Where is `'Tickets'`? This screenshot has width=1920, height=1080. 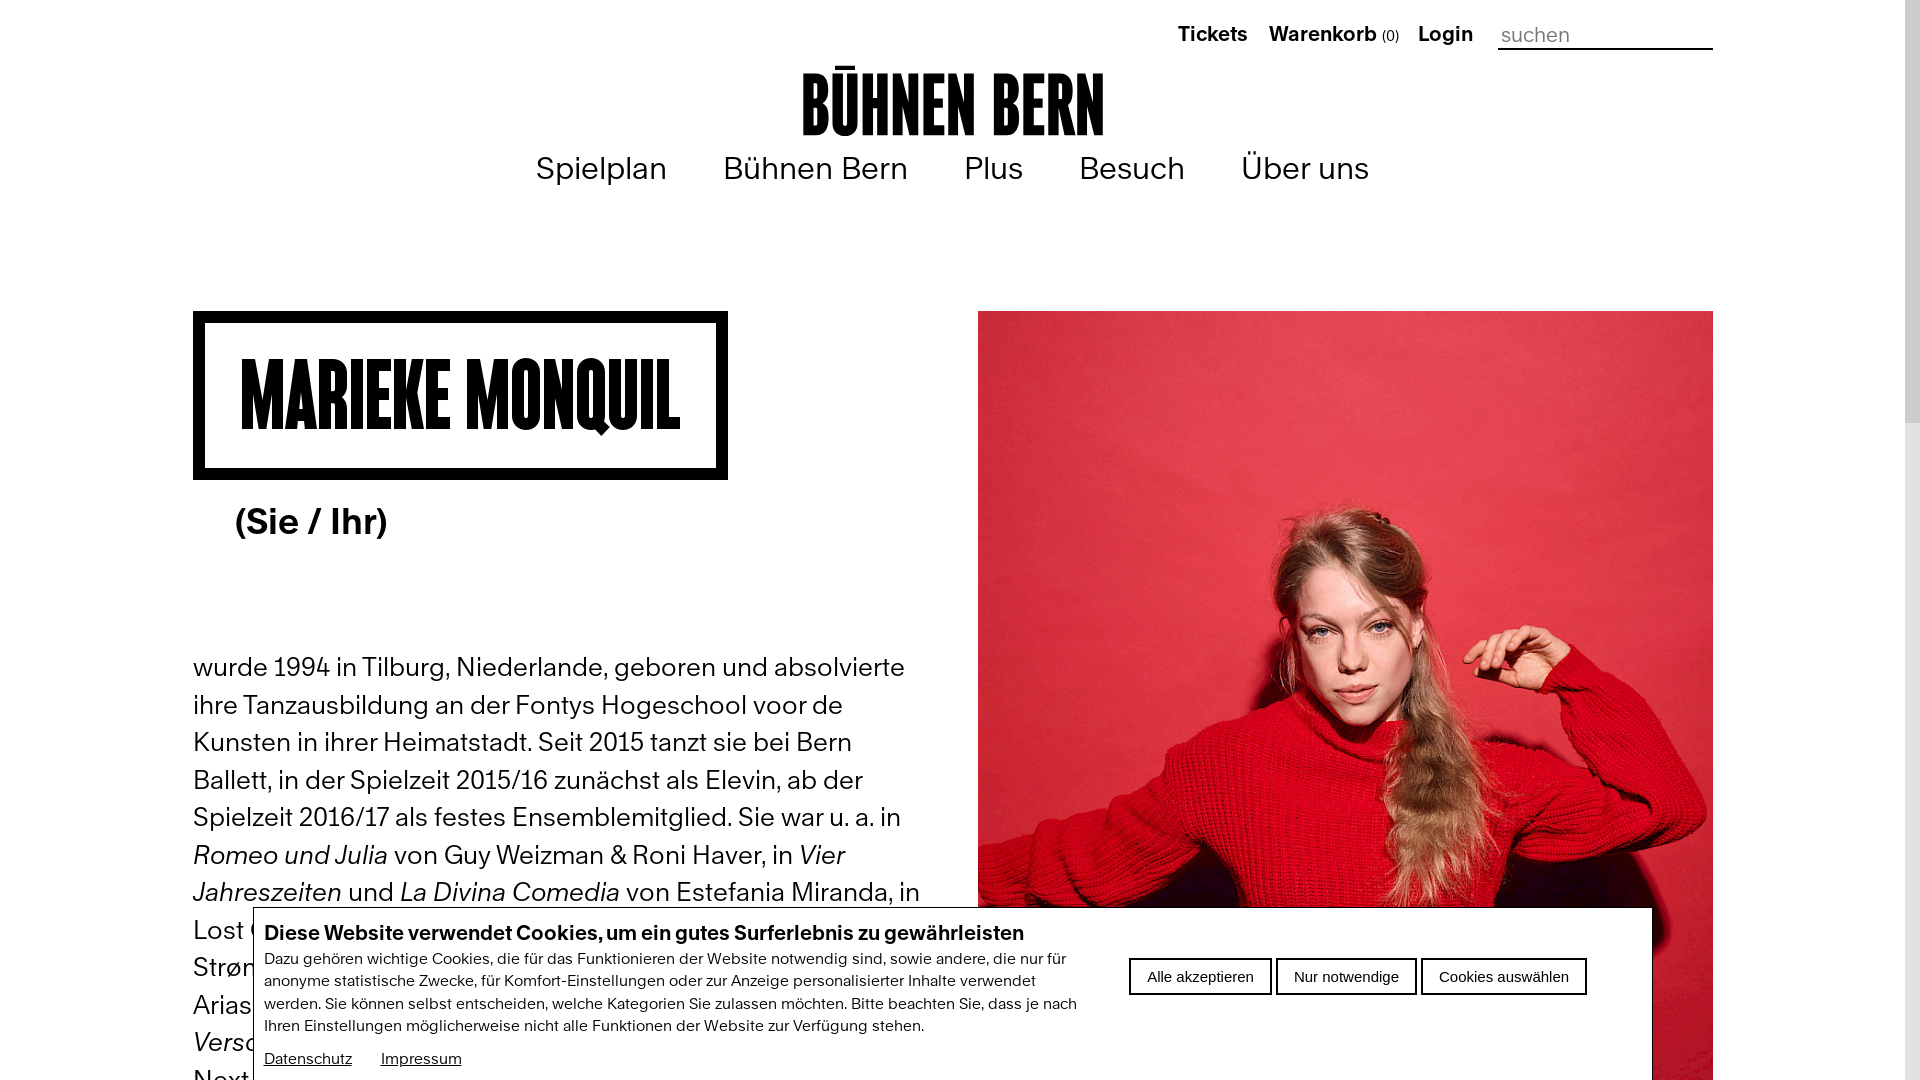 'Tickets' is located at coordinates (1212, 34).